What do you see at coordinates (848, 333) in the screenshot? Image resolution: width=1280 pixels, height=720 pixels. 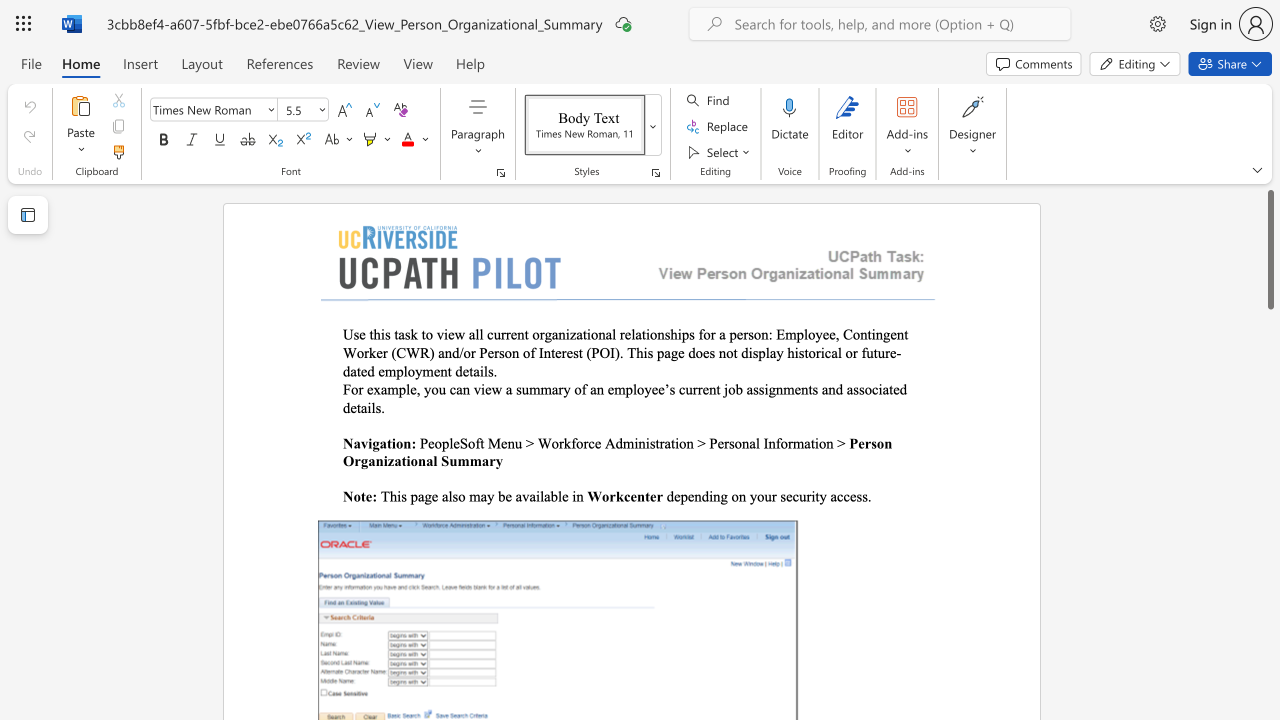 I see `the 1th character "C" in the text` at bounding box center [848, 333].